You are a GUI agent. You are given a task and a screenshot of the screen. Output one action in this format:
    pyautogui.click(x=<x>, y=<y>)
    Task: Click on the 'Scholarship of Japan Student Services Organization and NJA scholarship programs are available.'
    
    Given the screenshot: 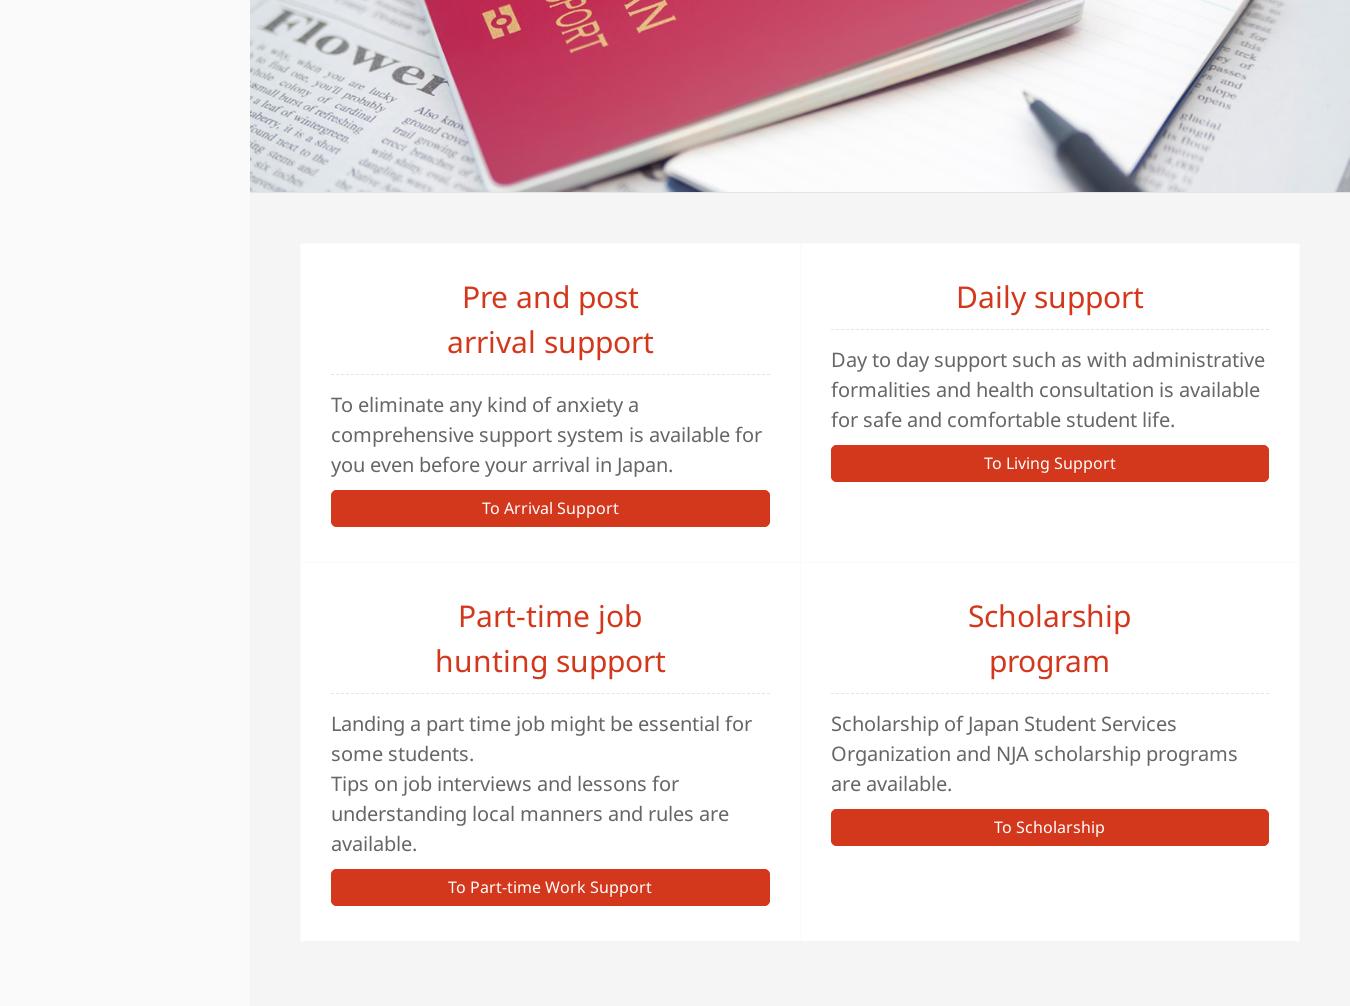 What is the action you would take?
    pyautogui.click(x=1033, y=752)
    